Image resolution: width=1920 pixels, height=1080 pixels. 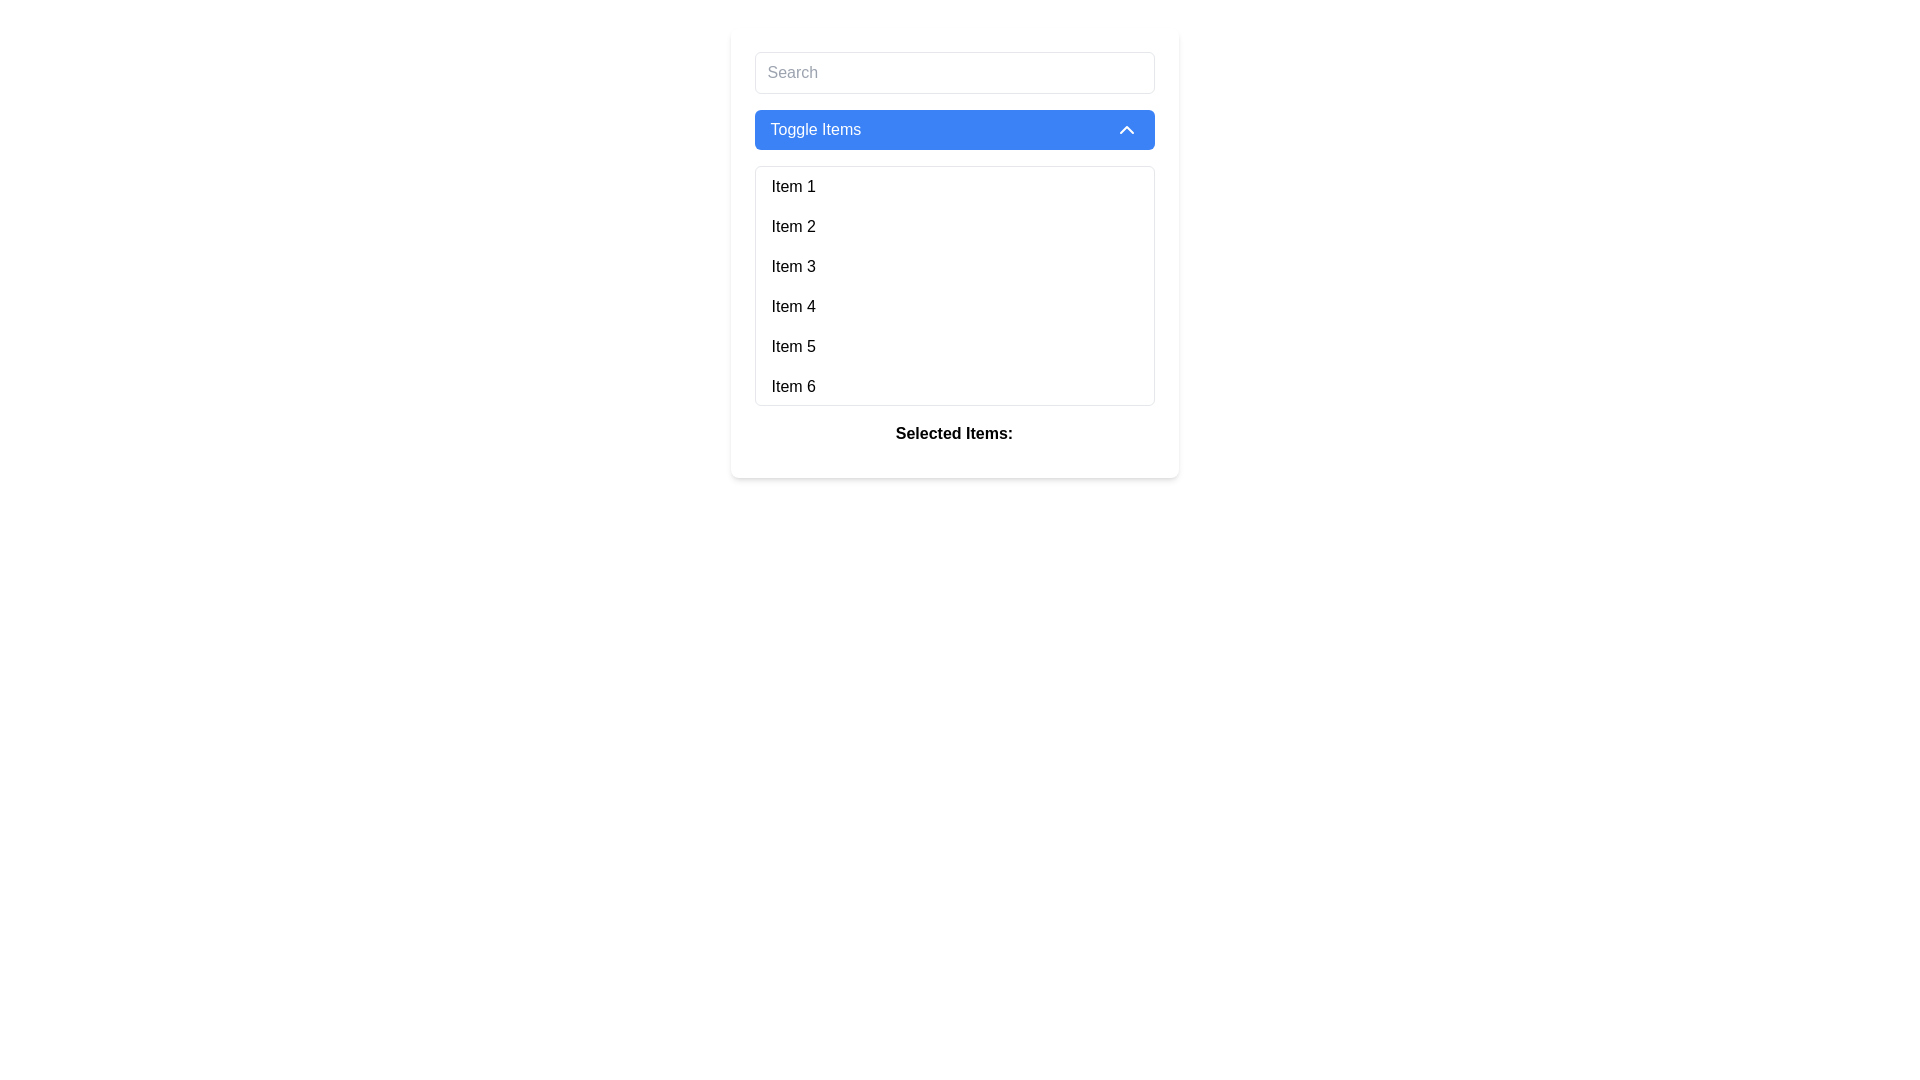 What do you see at coordinates (953, 433) in the screenshot?
I see `the 'Selected Items:' label at the bottom of the UI section to potentially reveal interactive tooltips` at bounding box center [953, 433].